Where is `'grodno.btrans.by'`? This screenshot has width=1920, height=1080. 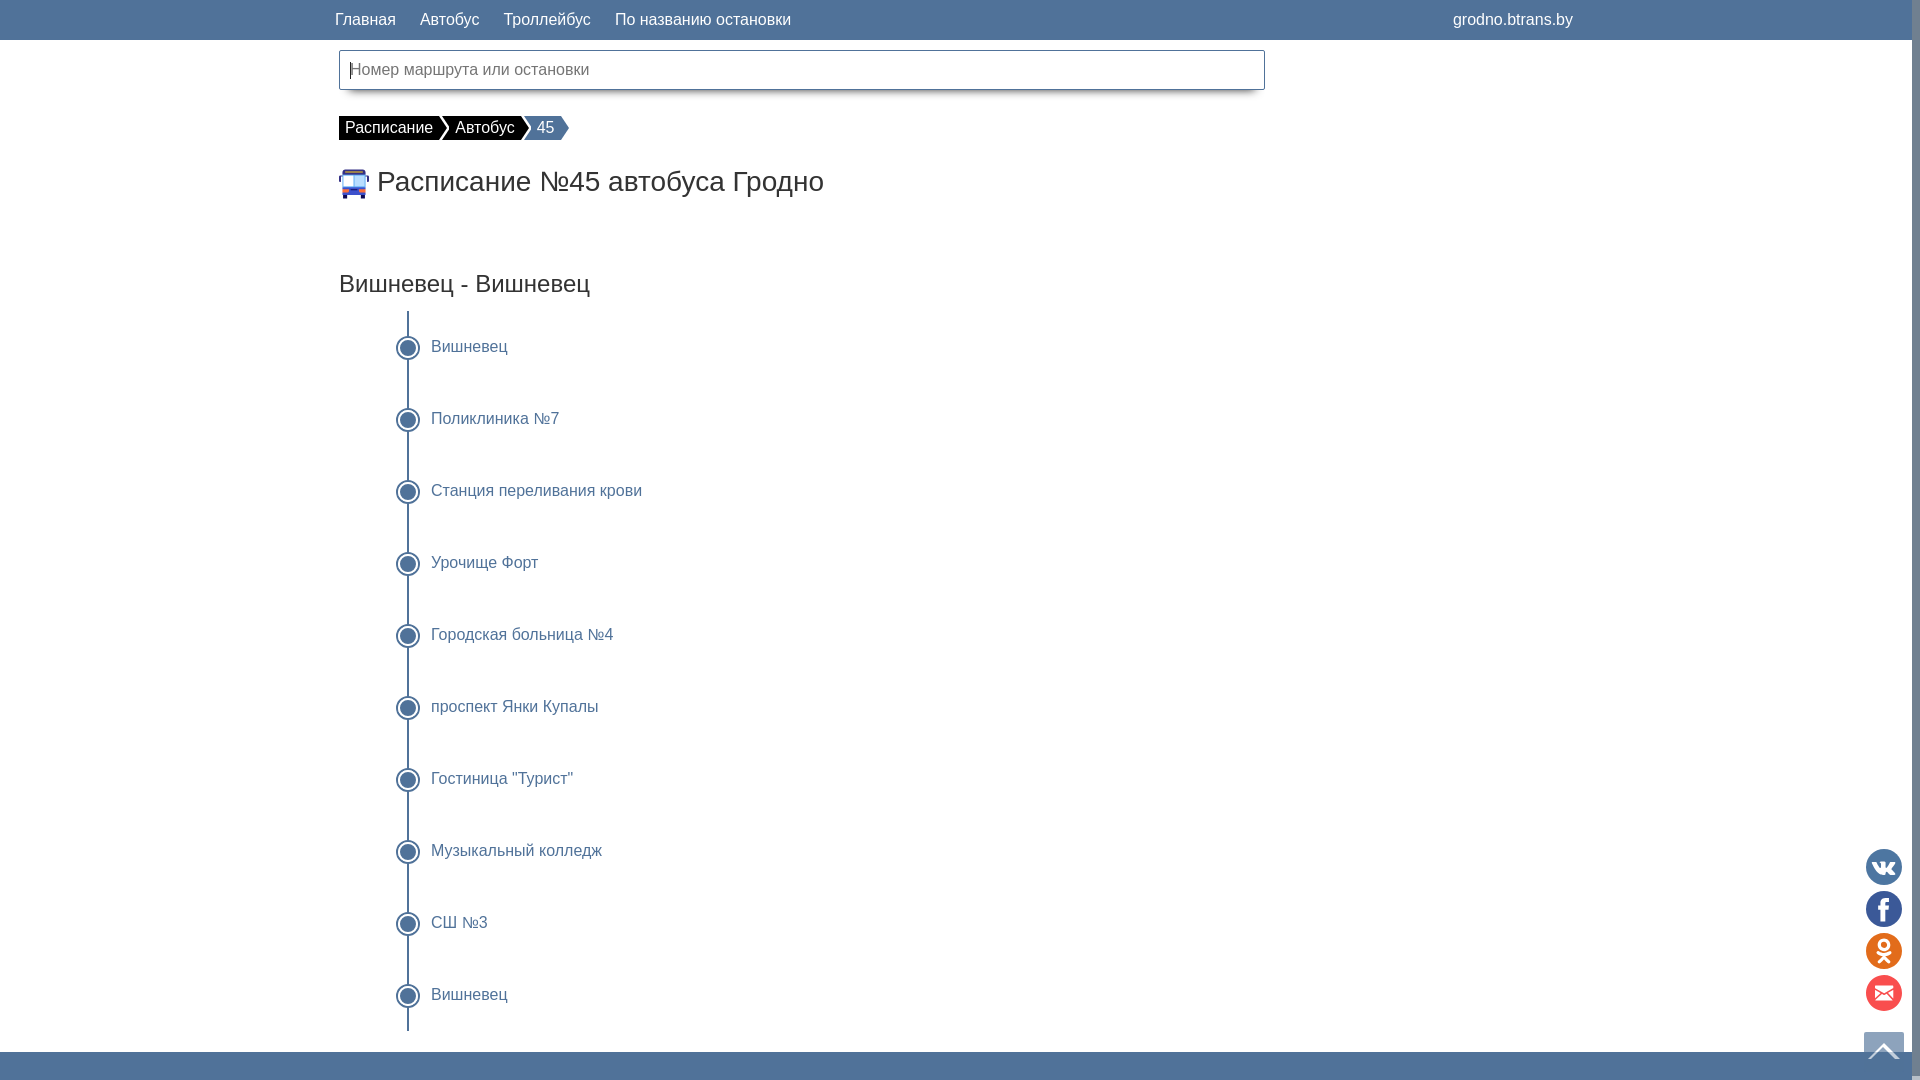
'grodno.btrans.by' is located at coordinates (1512, 19).